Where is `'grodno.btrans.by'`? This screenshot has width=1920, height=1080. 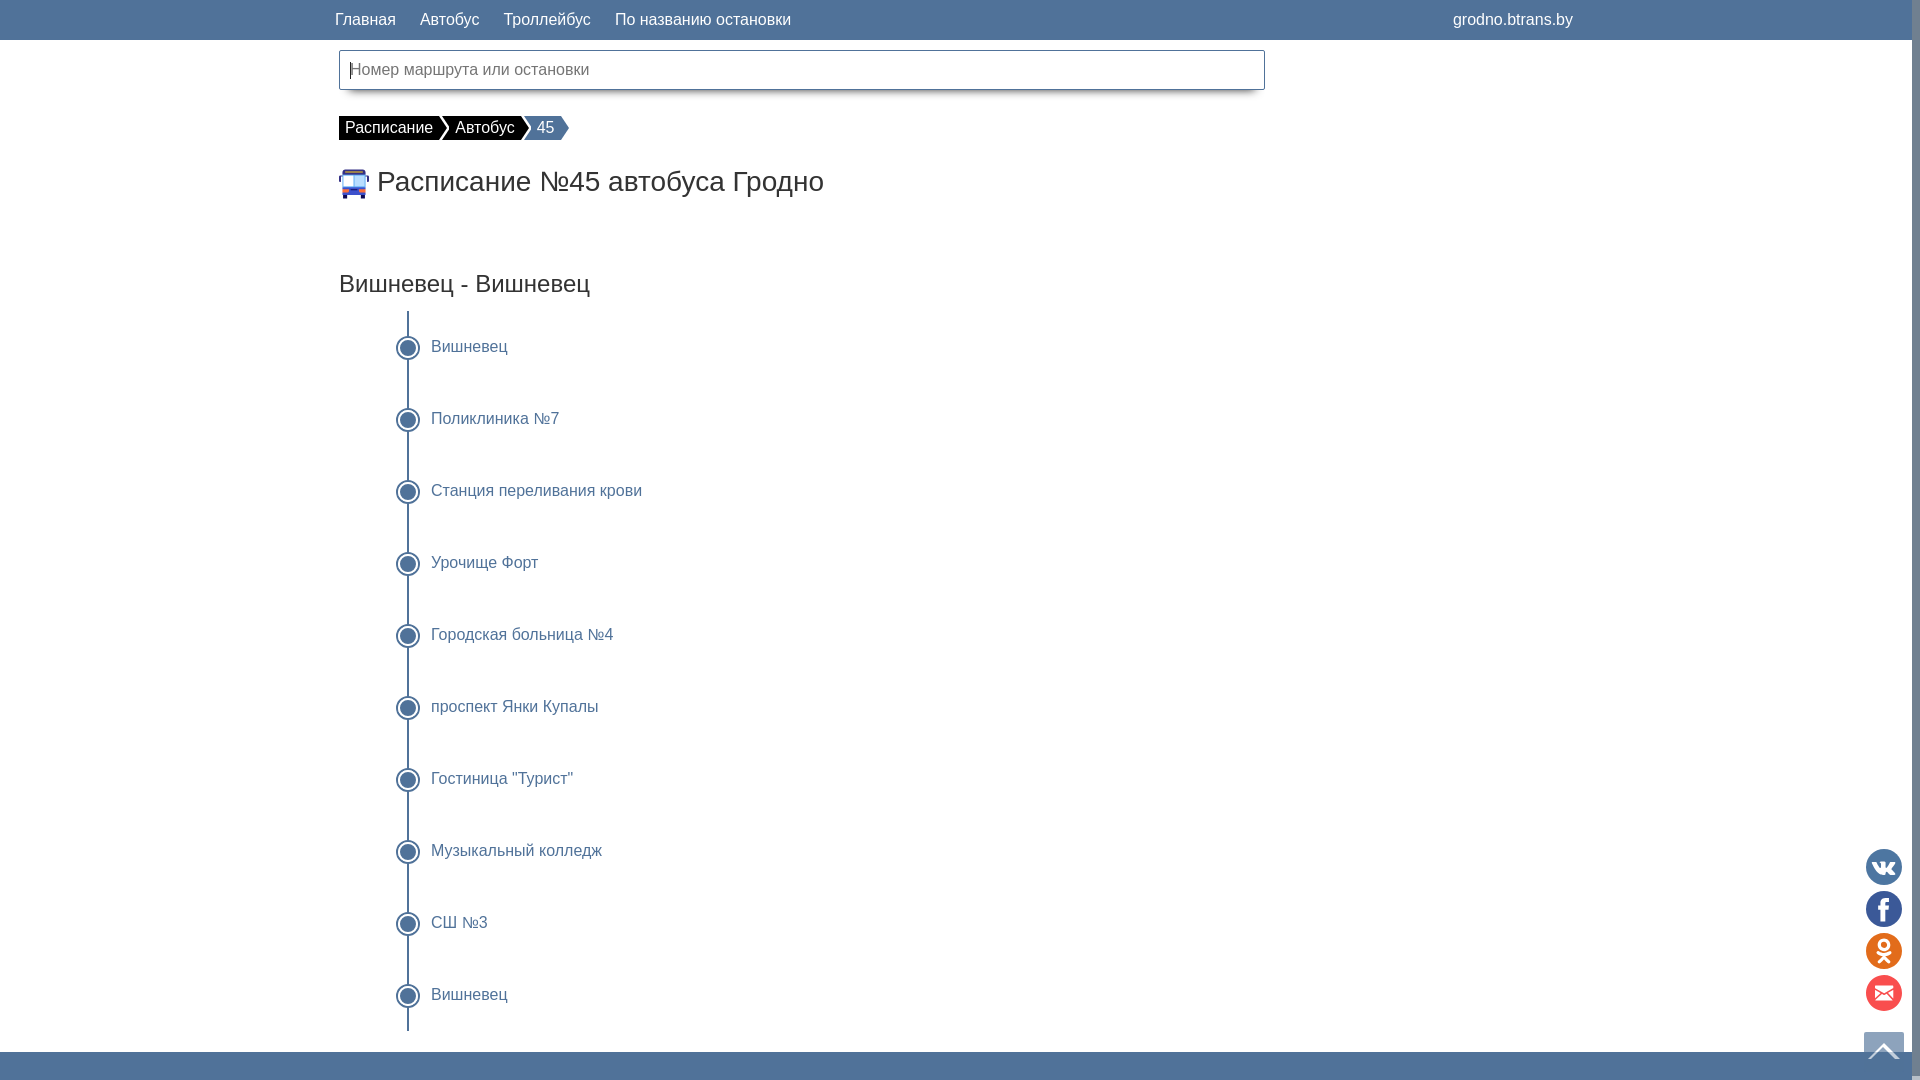
'grodno.btrans.by' is located at coordinates (1512, 19).